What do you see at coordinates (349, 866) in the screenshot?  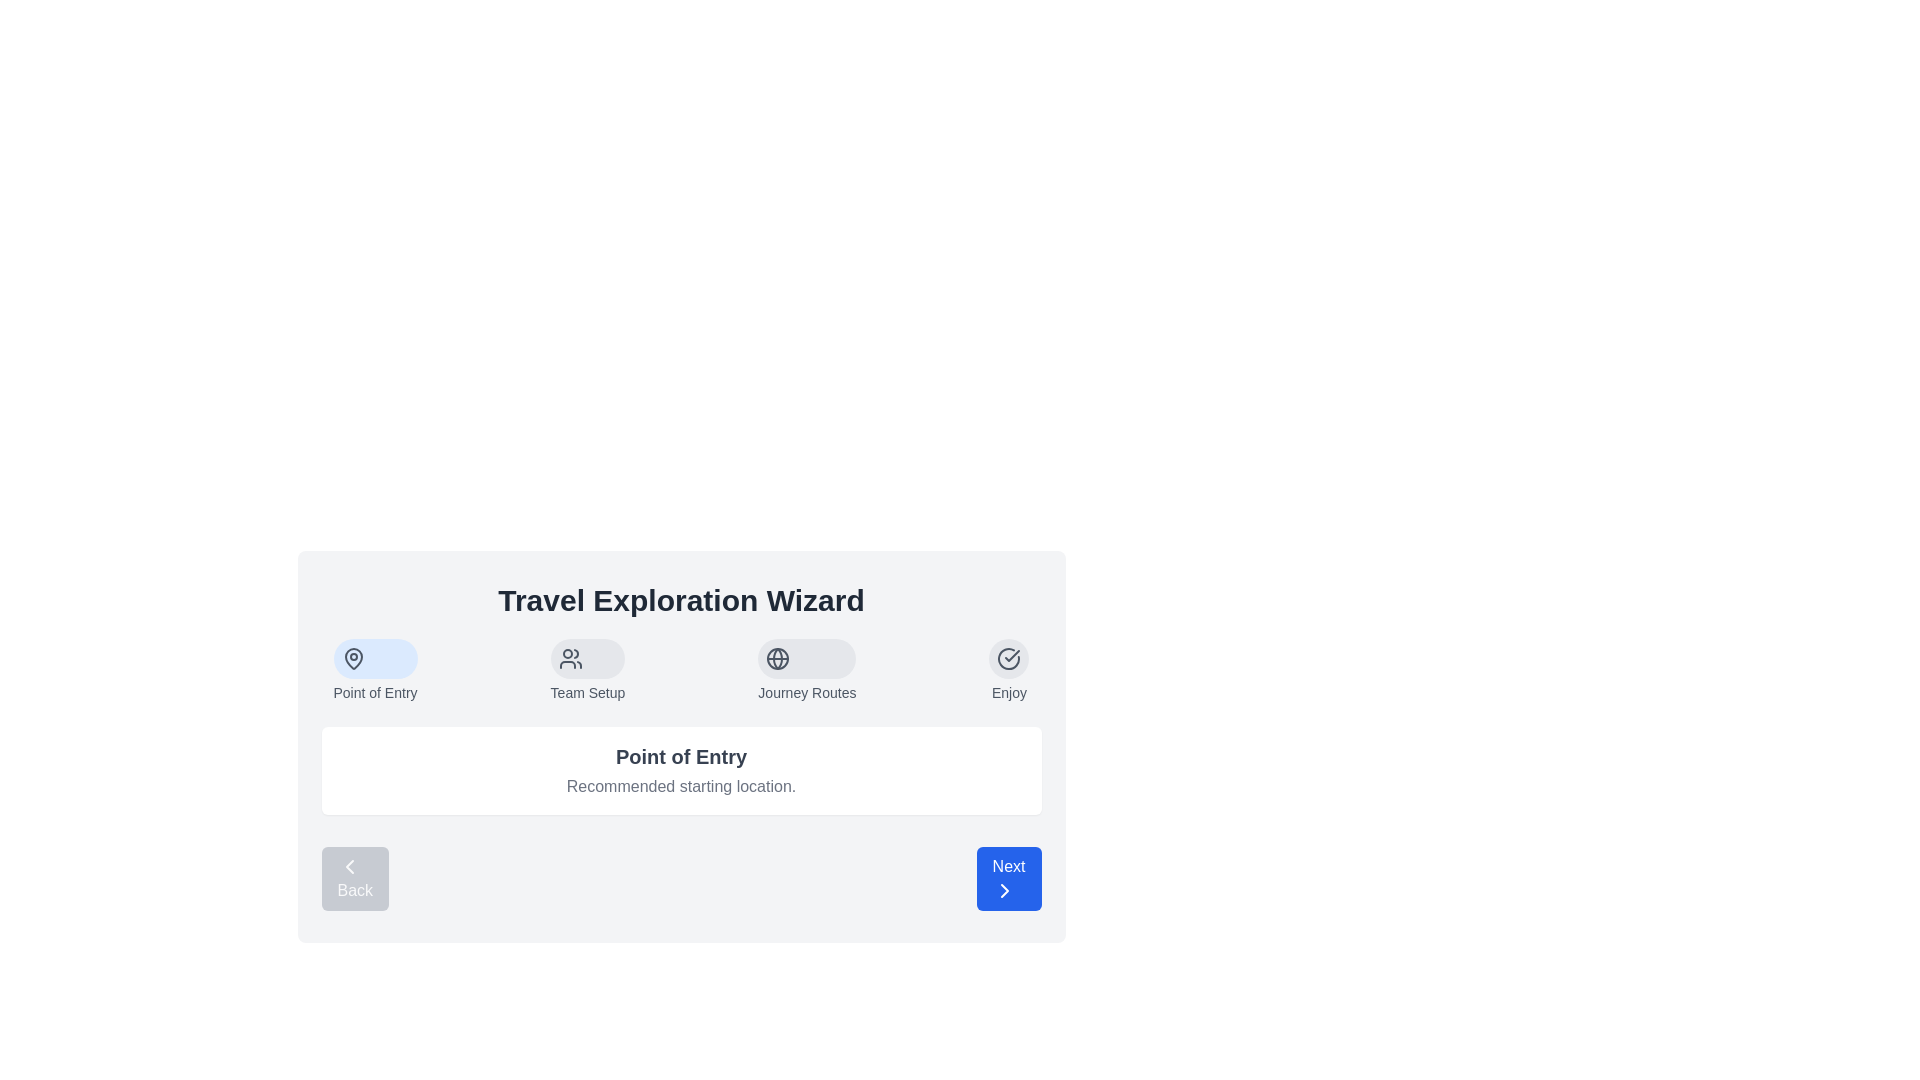 I see `the 'Back' button located in the bottom-left corner of the interface` at bounding box center [349, 866].